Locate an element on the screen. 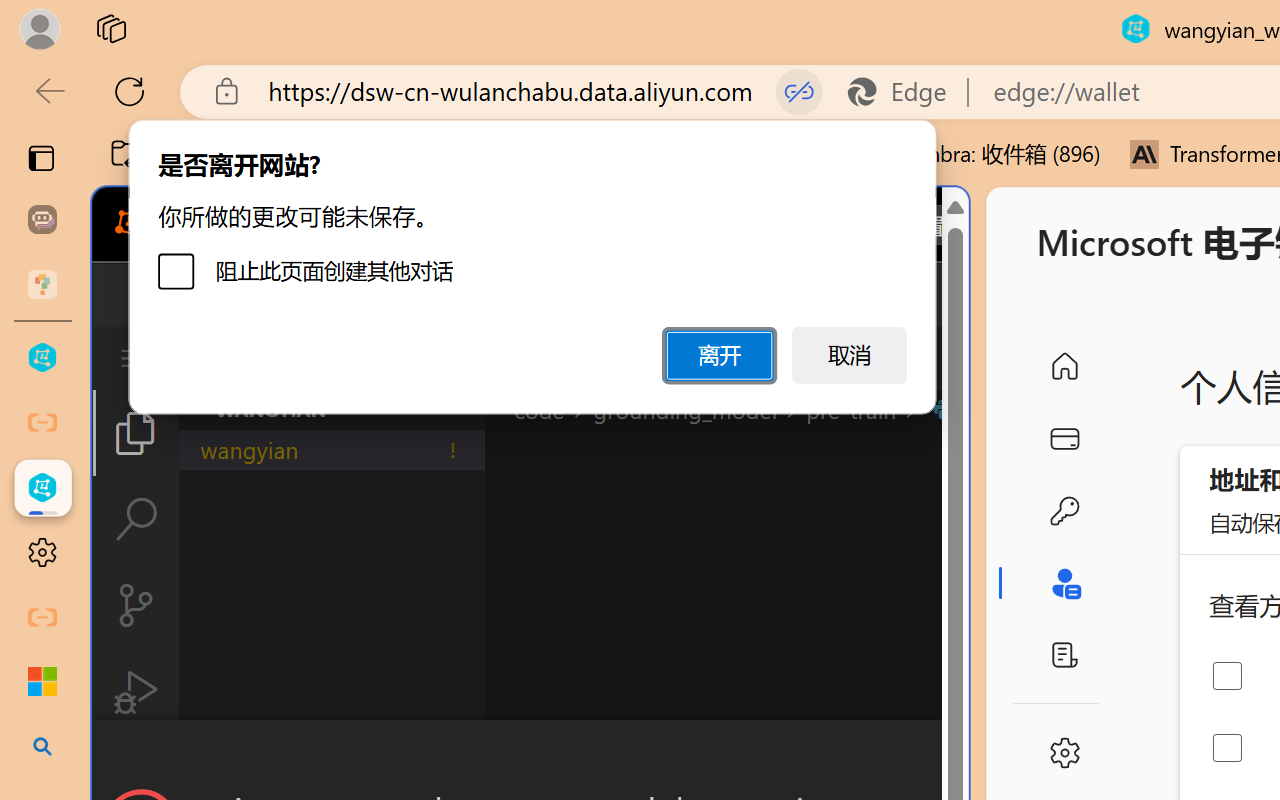 The width and height of the screenshot is (1280, 800). 'Run and Debug (Ctrl+Shift+D)' is located at coordinates (134, 692).